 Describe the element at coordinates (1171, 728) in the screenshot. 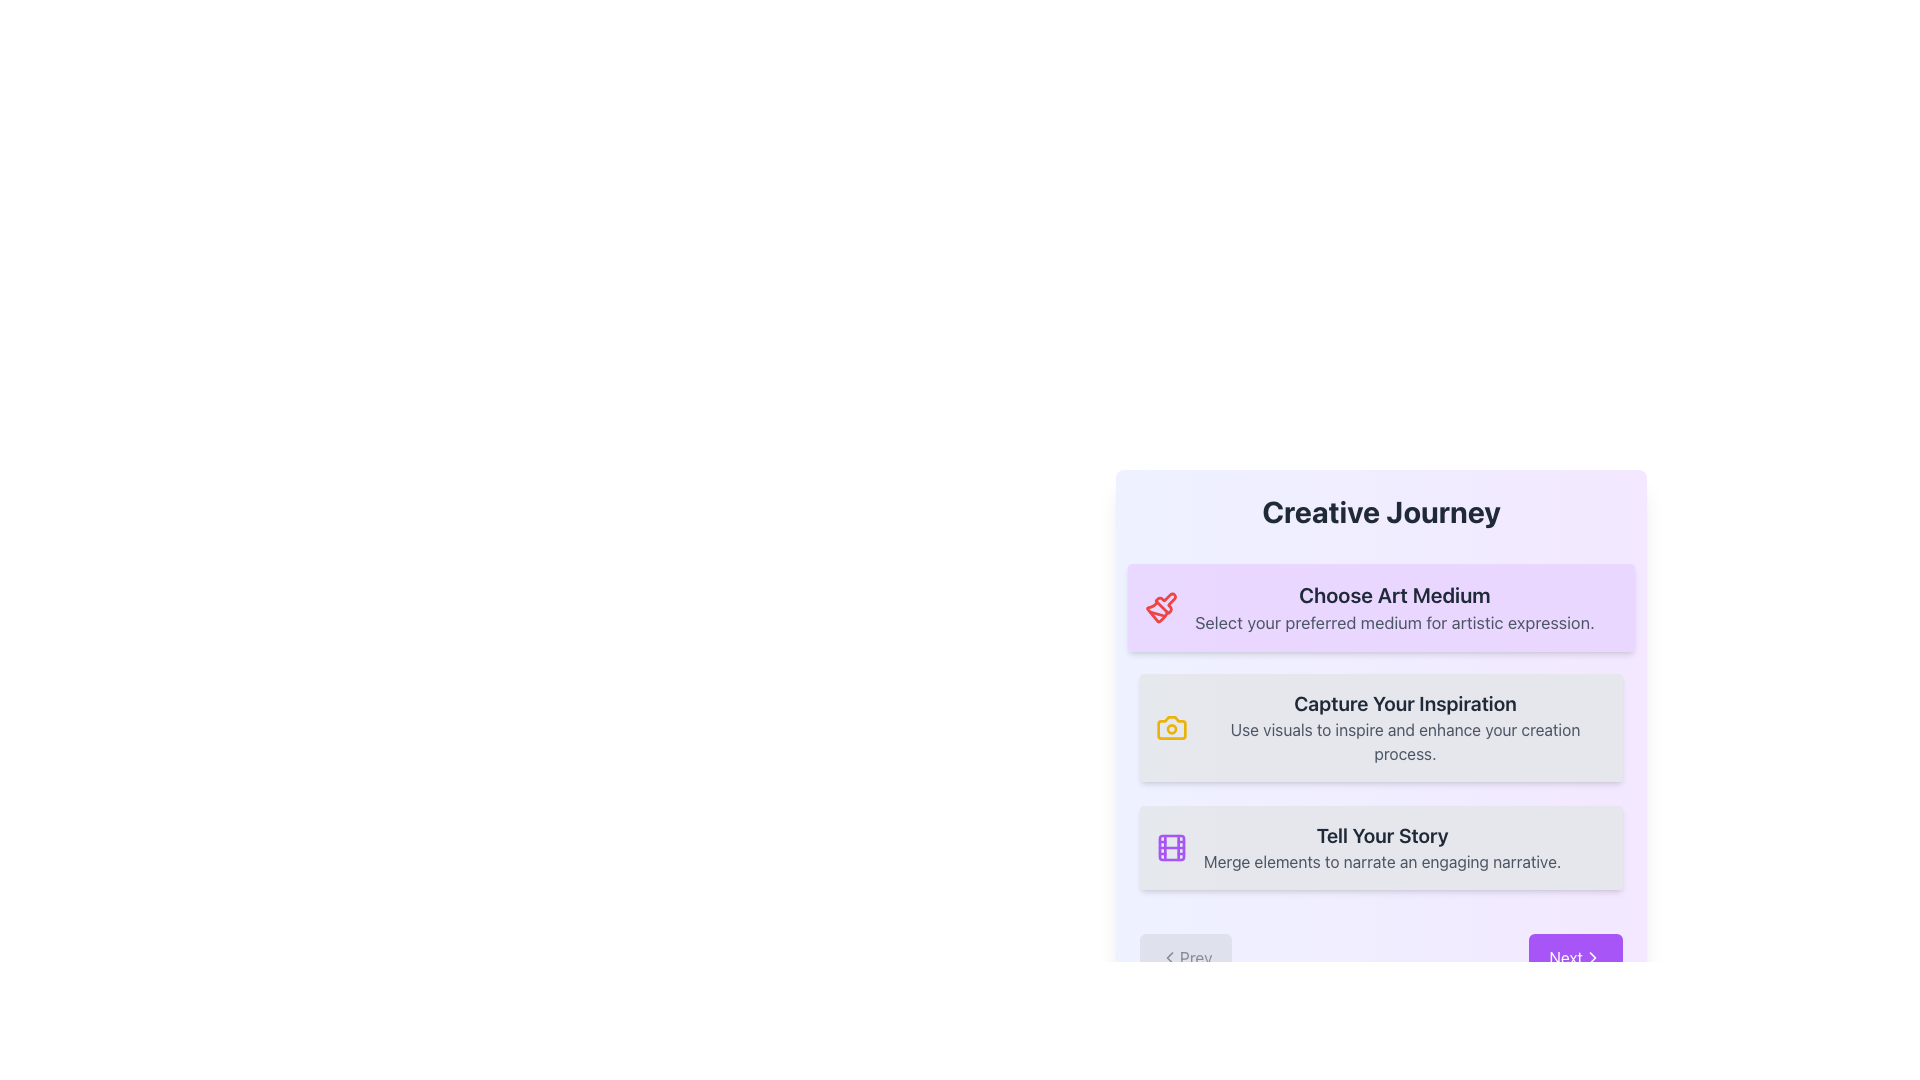

I see `the Icon representing the 'Capture Your Inspiration' feature, located to the left of the title and description in the card section` at that location.